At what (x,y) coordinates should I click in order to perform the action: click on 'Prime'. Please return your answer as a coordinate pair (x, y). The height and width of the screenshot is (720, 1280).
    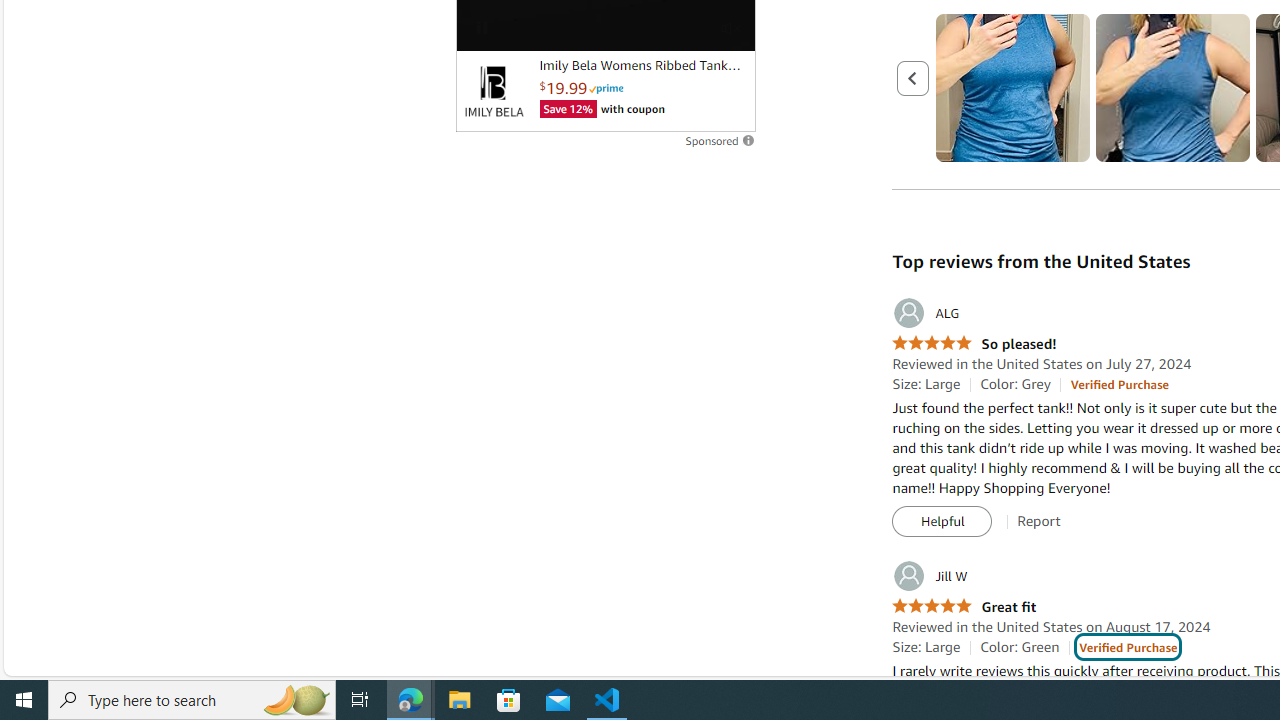
    Looking at the image, I should click on (605, 87).